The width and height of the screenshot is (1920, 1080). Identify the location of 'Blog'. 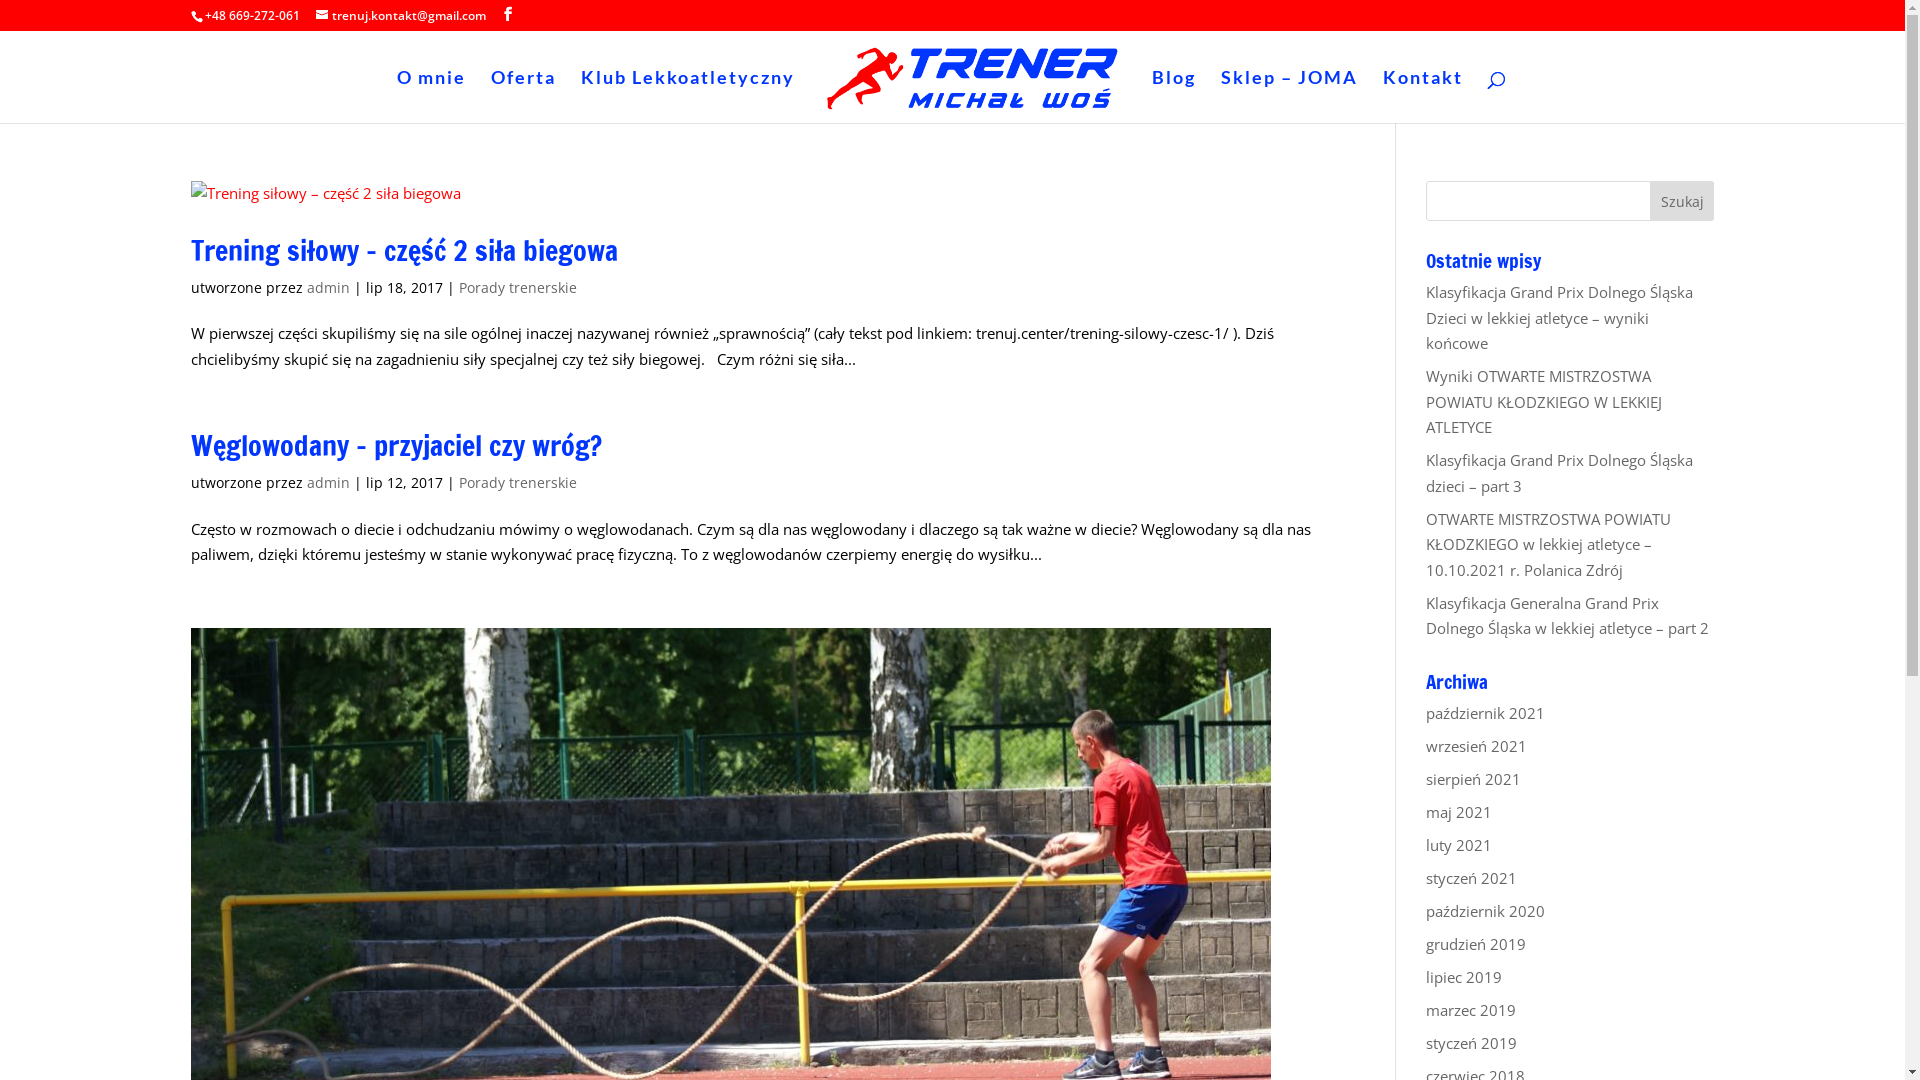
(1174, 96).